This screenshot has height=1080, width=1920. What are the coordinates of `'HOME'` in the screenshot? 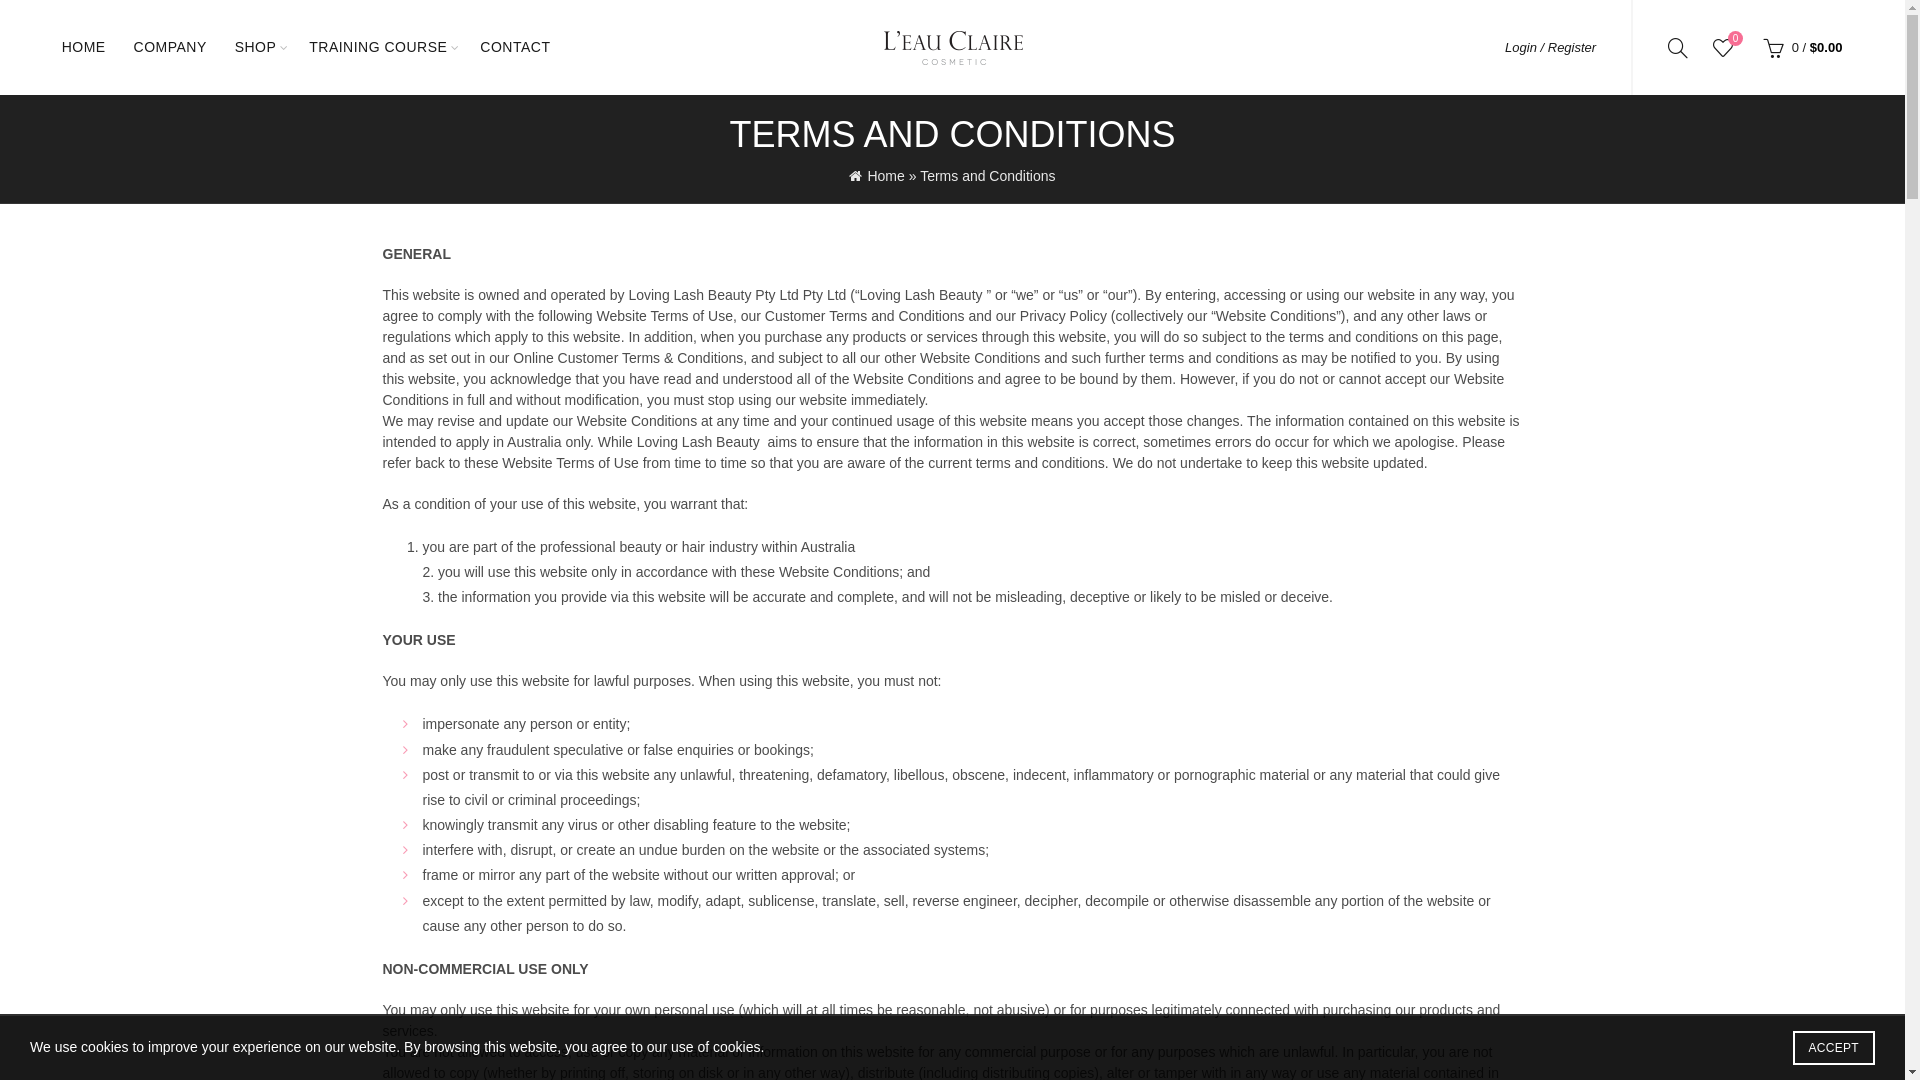 It's located at (48, 46).